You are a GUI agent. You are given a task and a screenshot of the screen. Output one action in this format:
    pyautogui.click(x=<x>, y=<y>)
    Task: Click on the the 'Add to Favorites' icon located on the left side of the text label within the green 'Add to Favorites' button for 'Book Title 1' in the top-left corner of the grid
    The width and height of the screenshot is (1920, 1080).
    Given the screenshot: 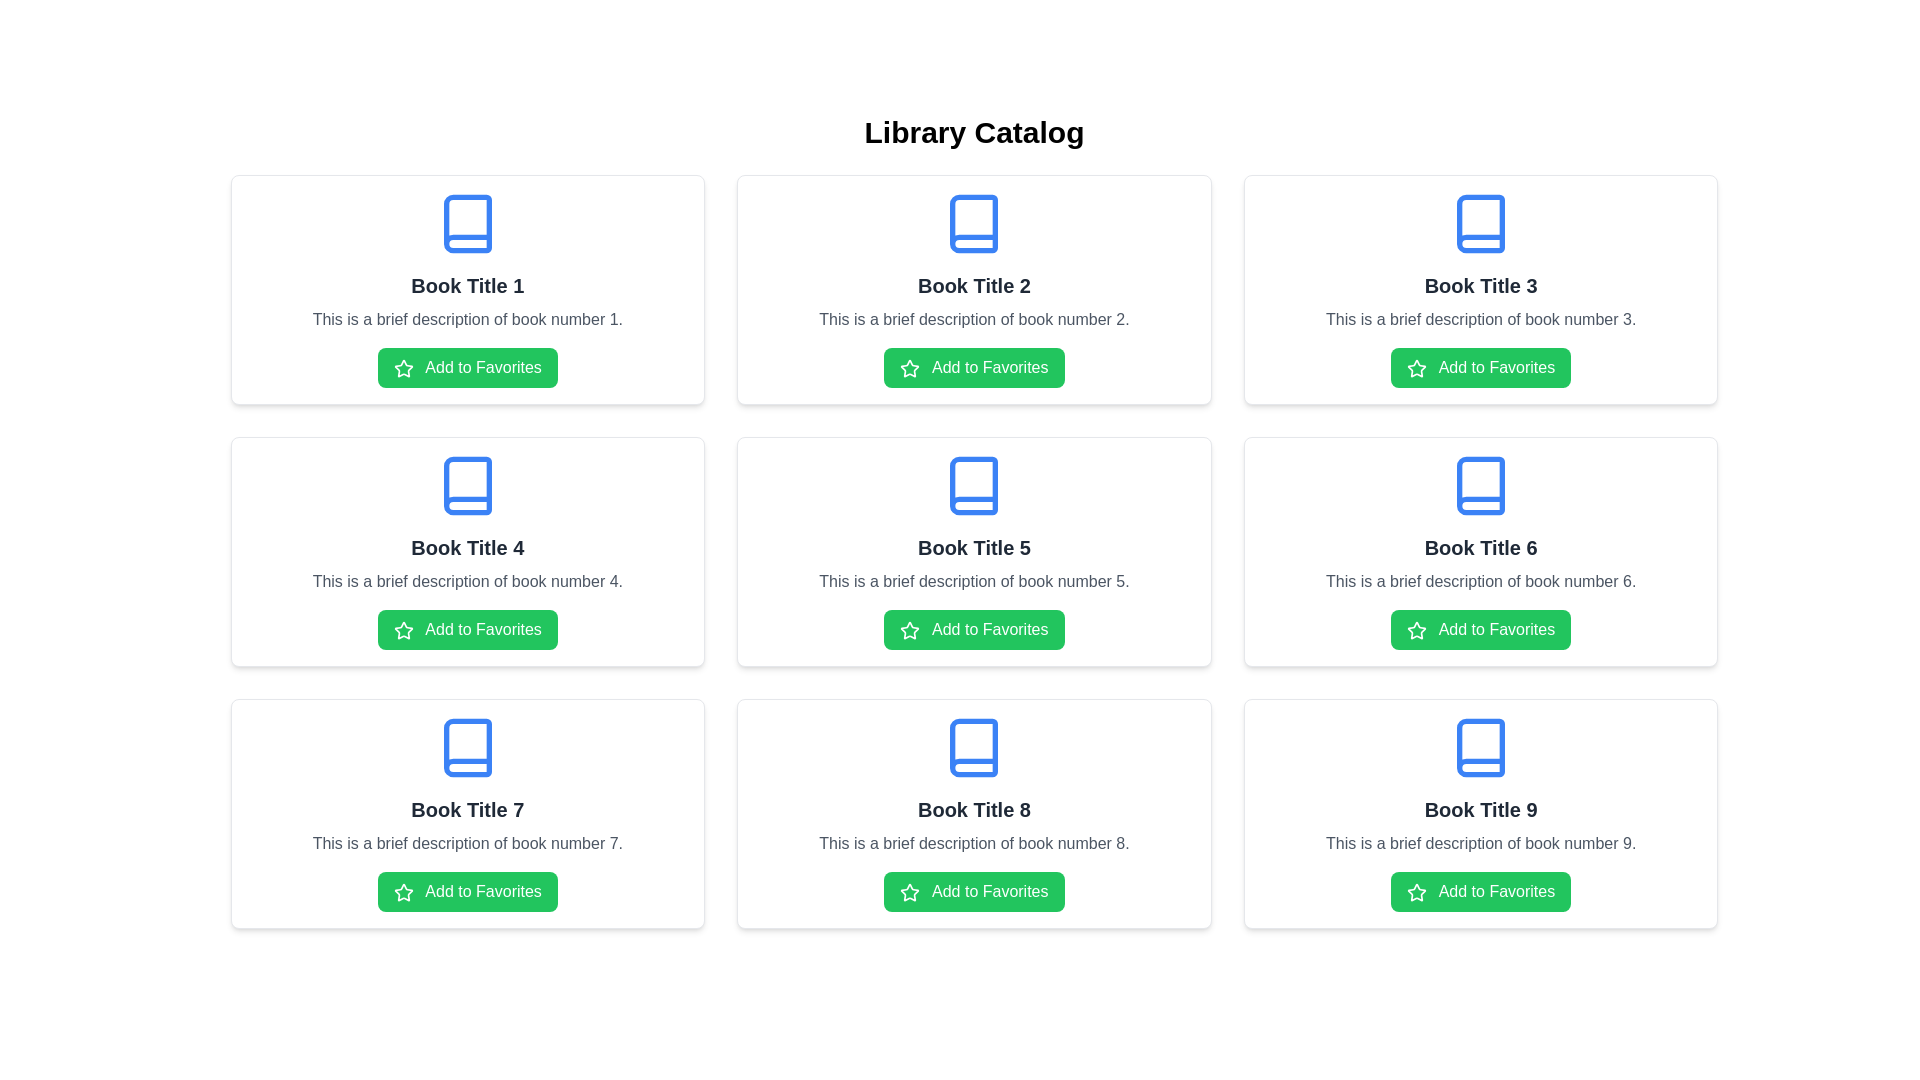 What is the action you would take?
    pyautogui.click(x=402, y=368)
    